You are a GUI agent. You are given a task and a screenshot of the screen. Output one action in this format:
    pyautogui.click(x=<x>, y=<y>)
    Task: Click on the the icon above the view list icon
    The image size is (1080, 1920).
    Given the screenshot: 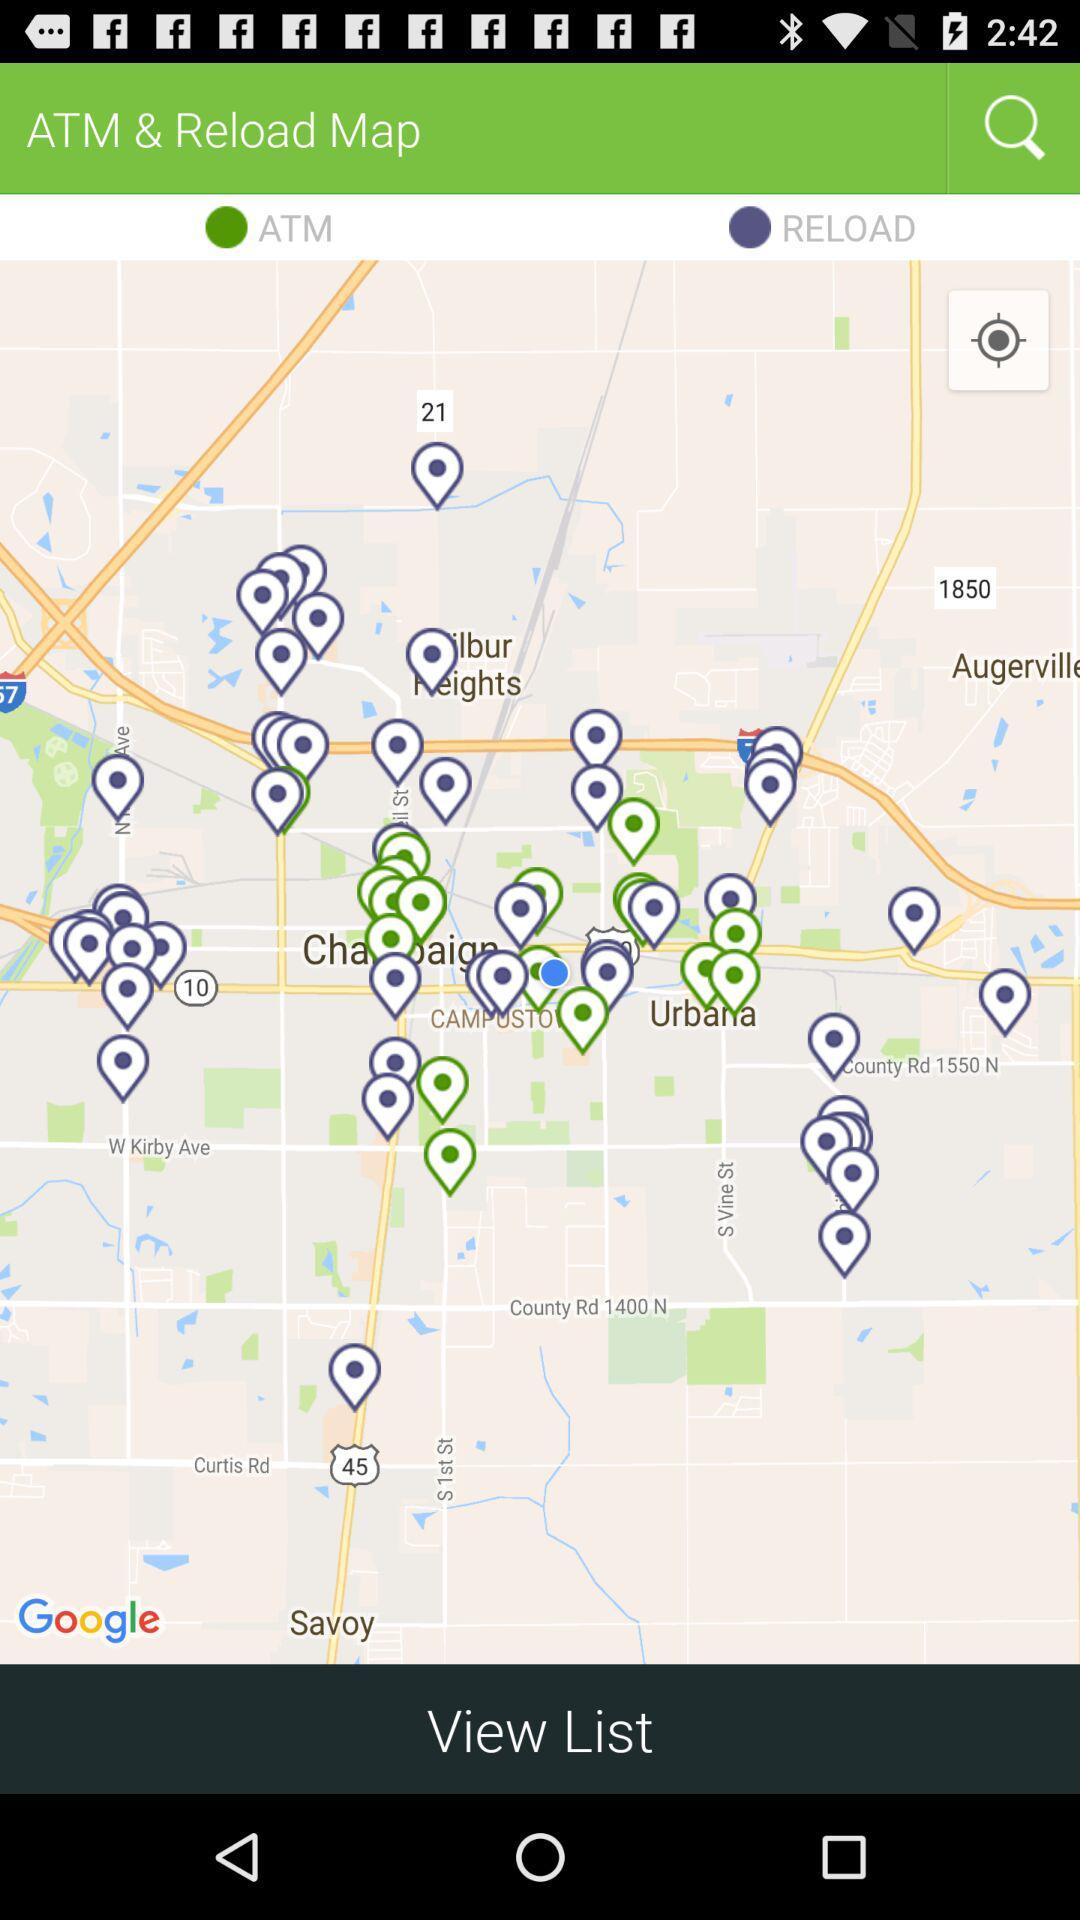 What is the action you would take?
    pyautogui.click(x=998, y=341)
    